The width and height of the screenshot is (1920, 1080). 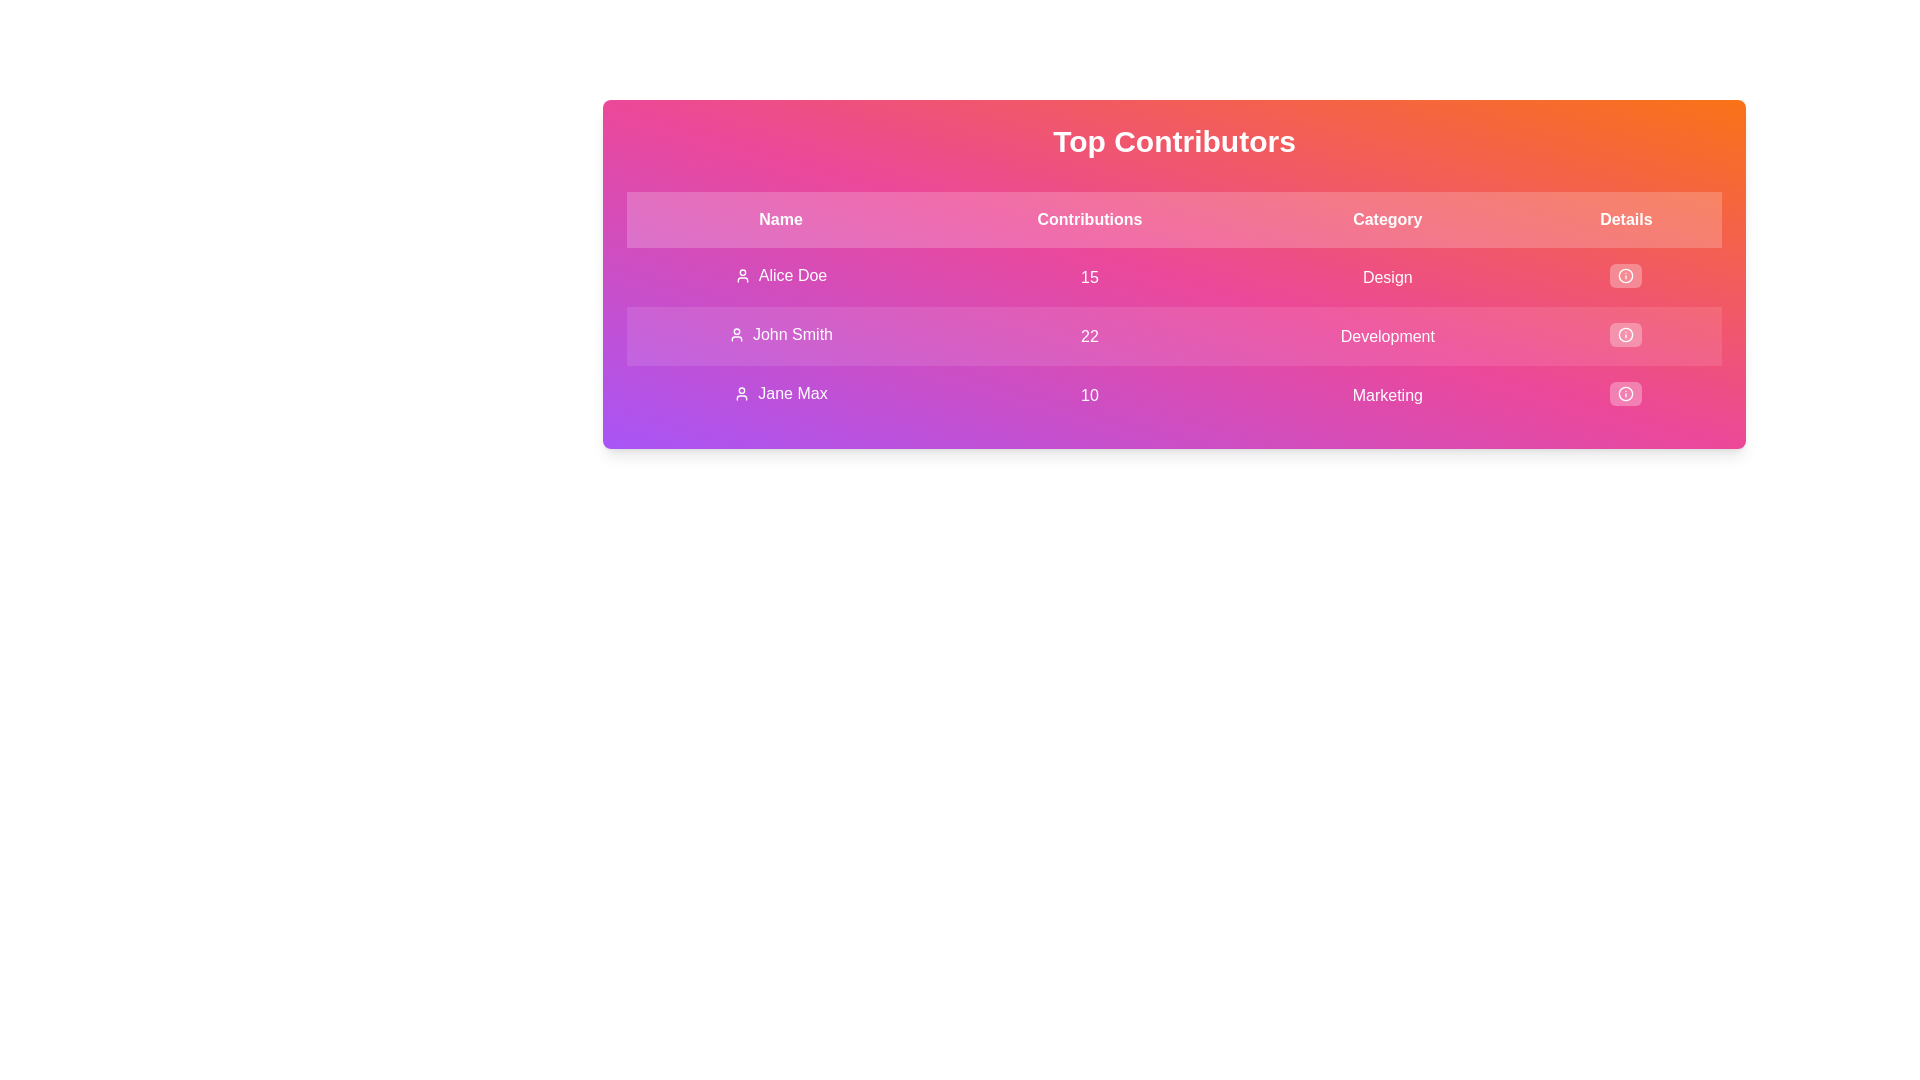 I want to click on the 'Marketing' text label in the 'Category' column of the 'Top Contributors' table, which is styled with a bold white font on a pink and orange gradient background, so click(x=1386, y=395).